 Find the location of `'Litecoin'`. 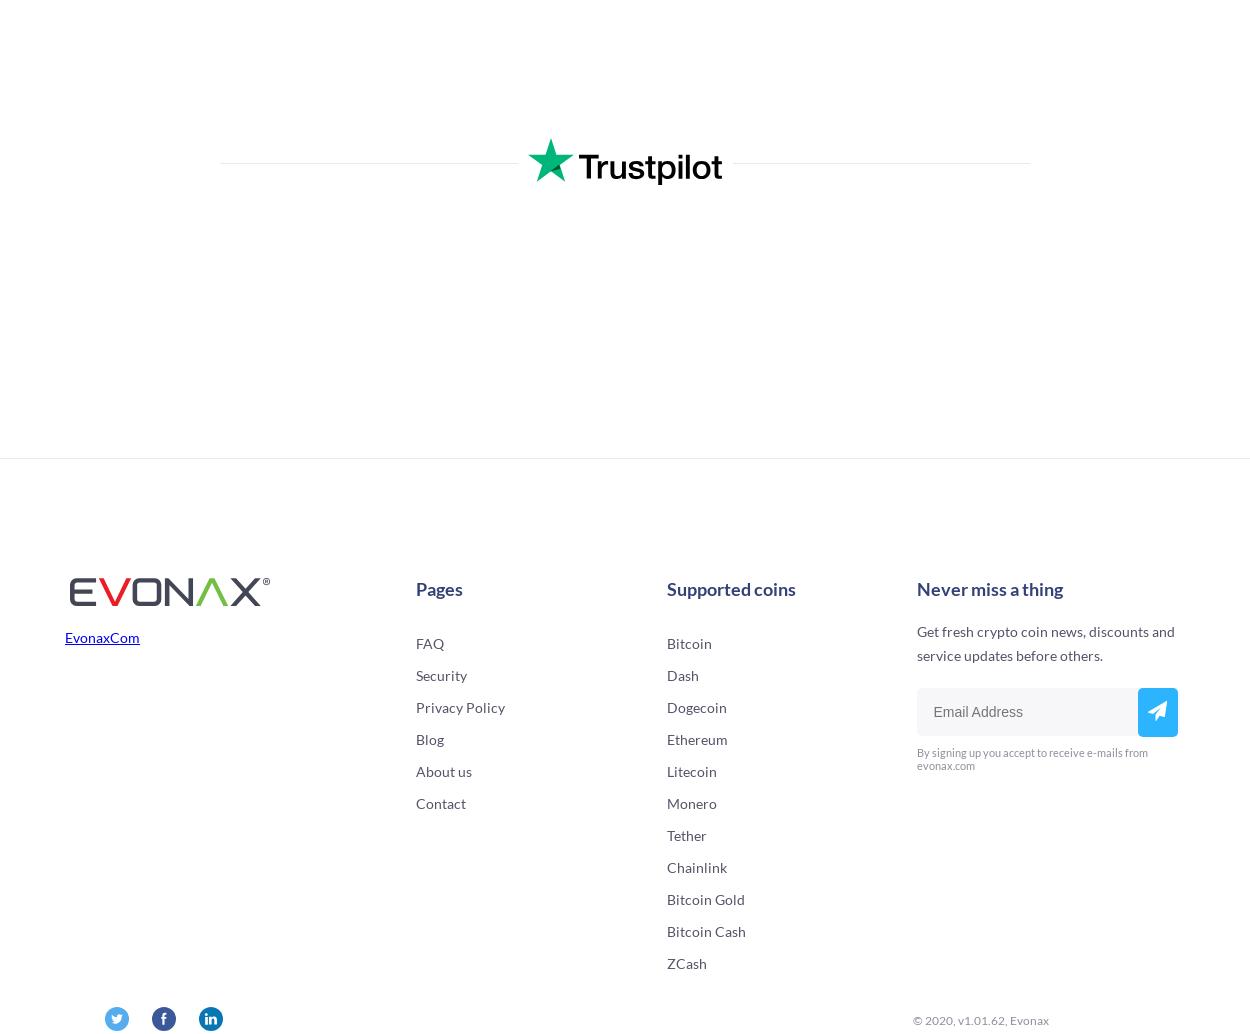

'Litecoin' is located at coordinates (666, 771).